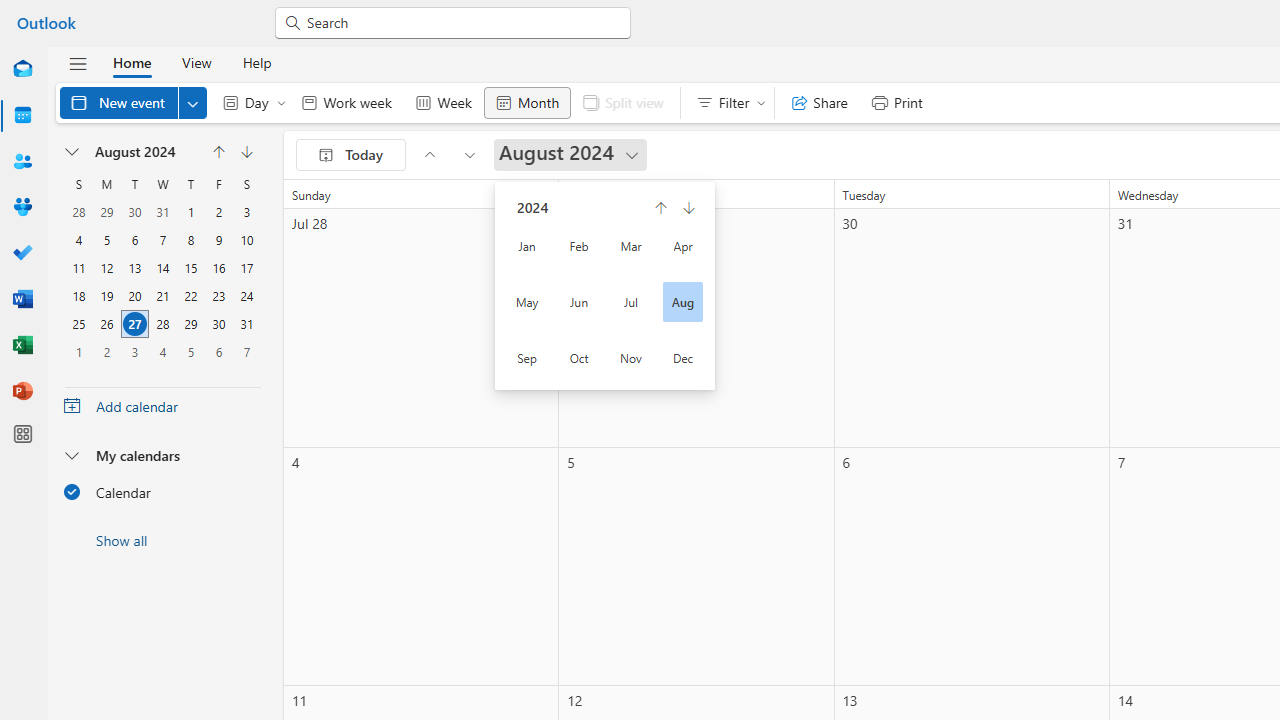 The height and width of the screenshot is (720, 1280). What do you see at coordinates (246, 323) in the screenshot?
I see `'31, August, 2024'` at bounding box center [246, 323].